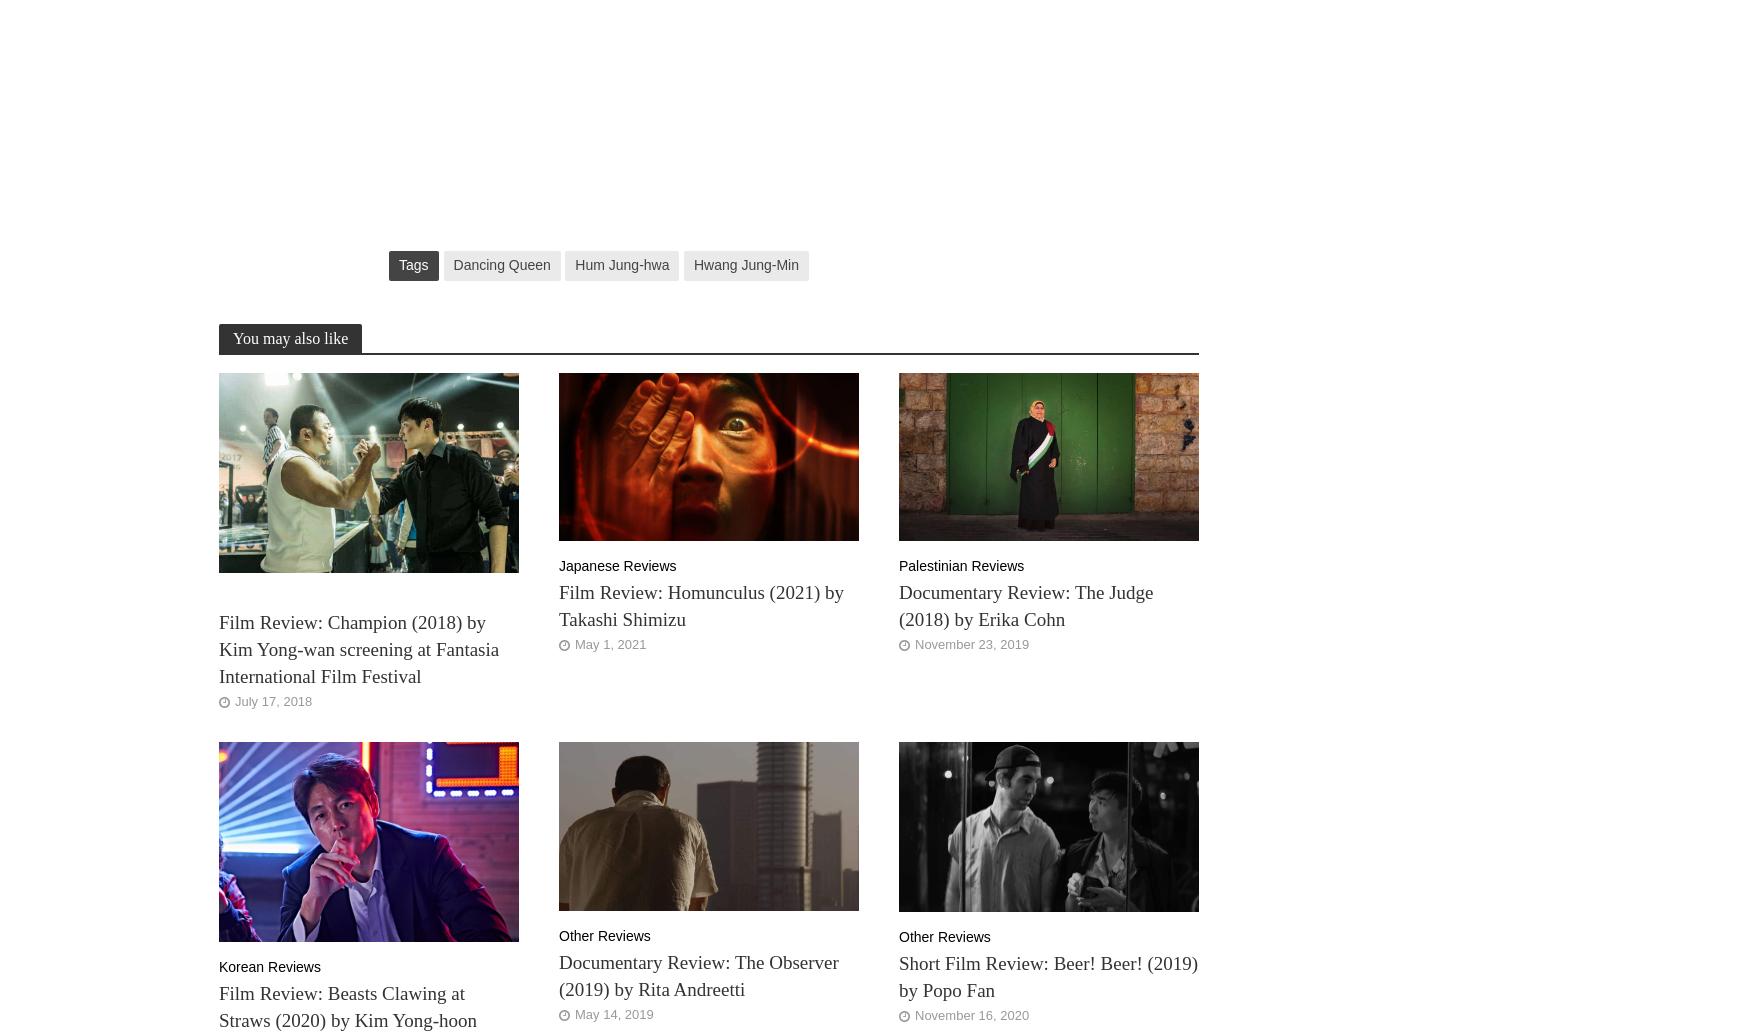  Describe the element at coordinates (744, 264) in the screenshot. I see `'Hwang Jung-Min'` at that location.